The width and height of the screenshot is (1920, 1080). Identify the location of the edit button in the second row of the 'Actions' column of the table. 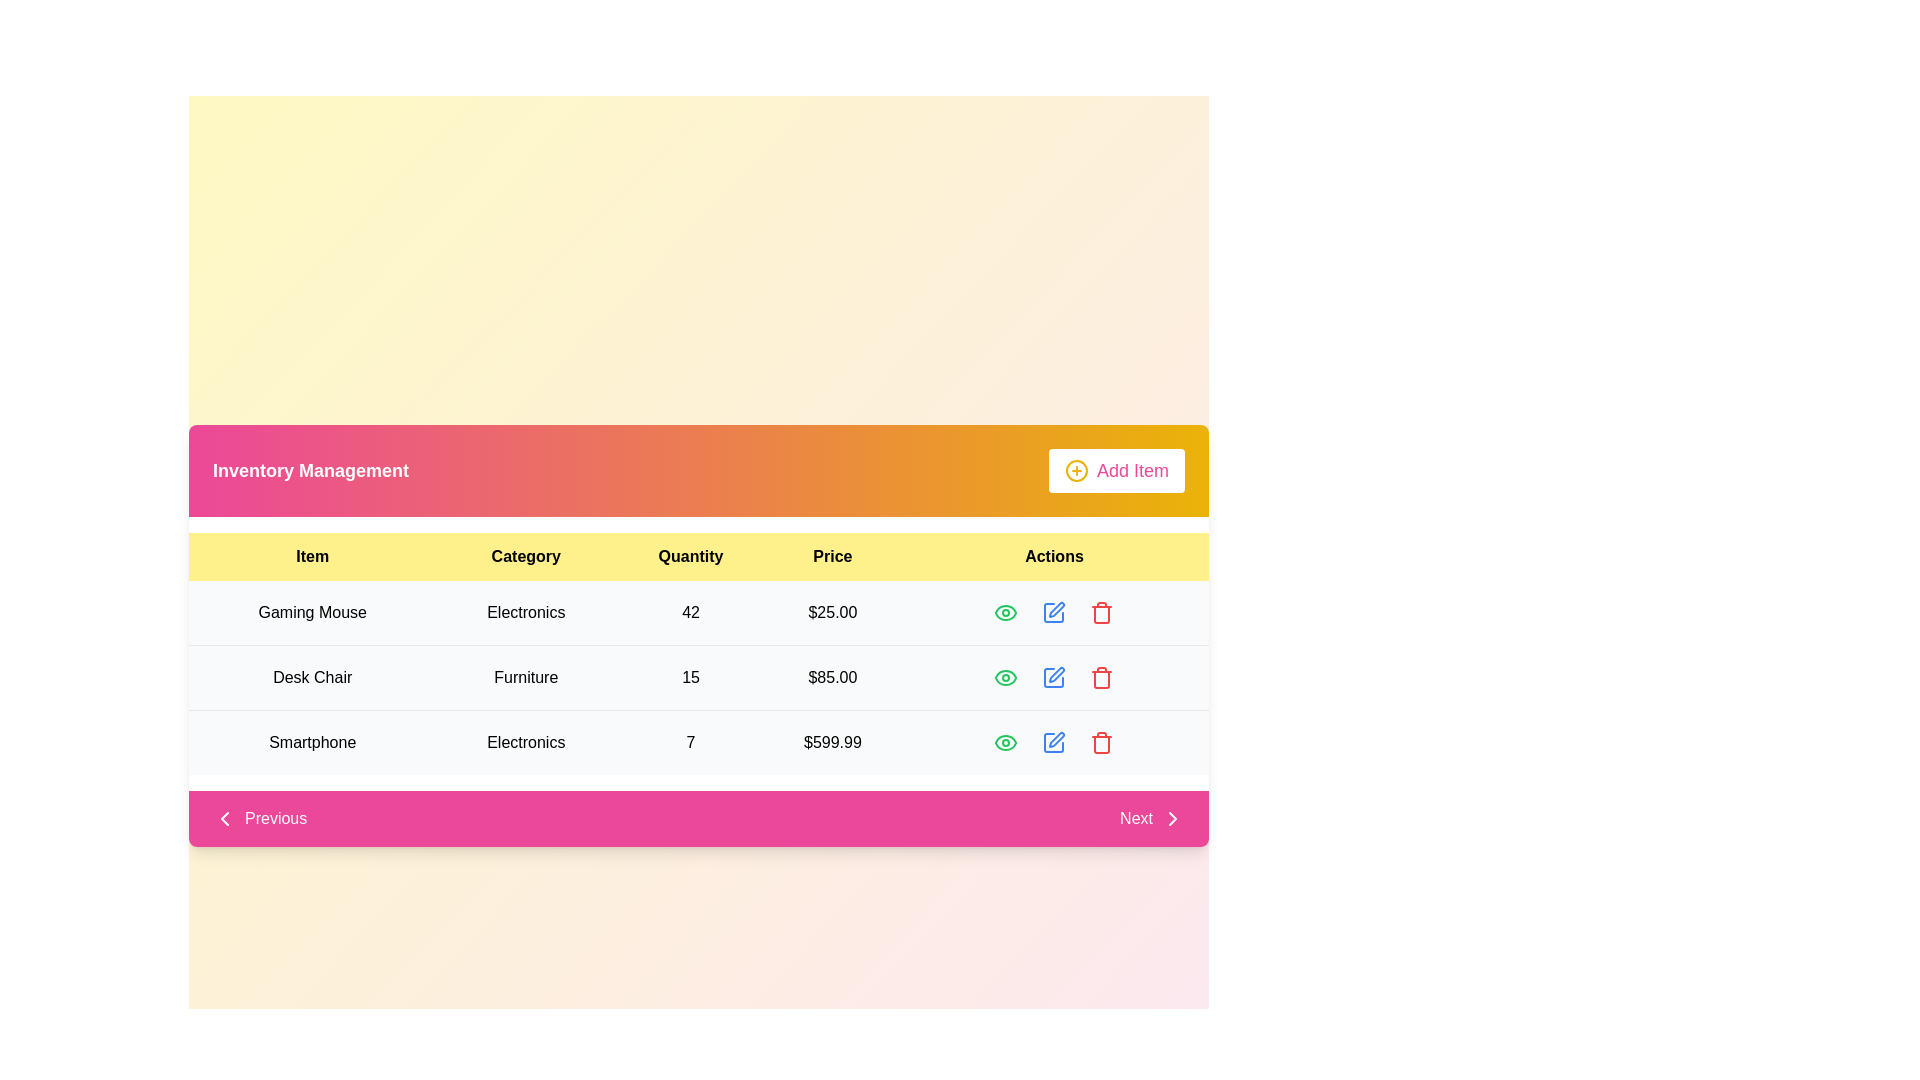
(1053, 677).